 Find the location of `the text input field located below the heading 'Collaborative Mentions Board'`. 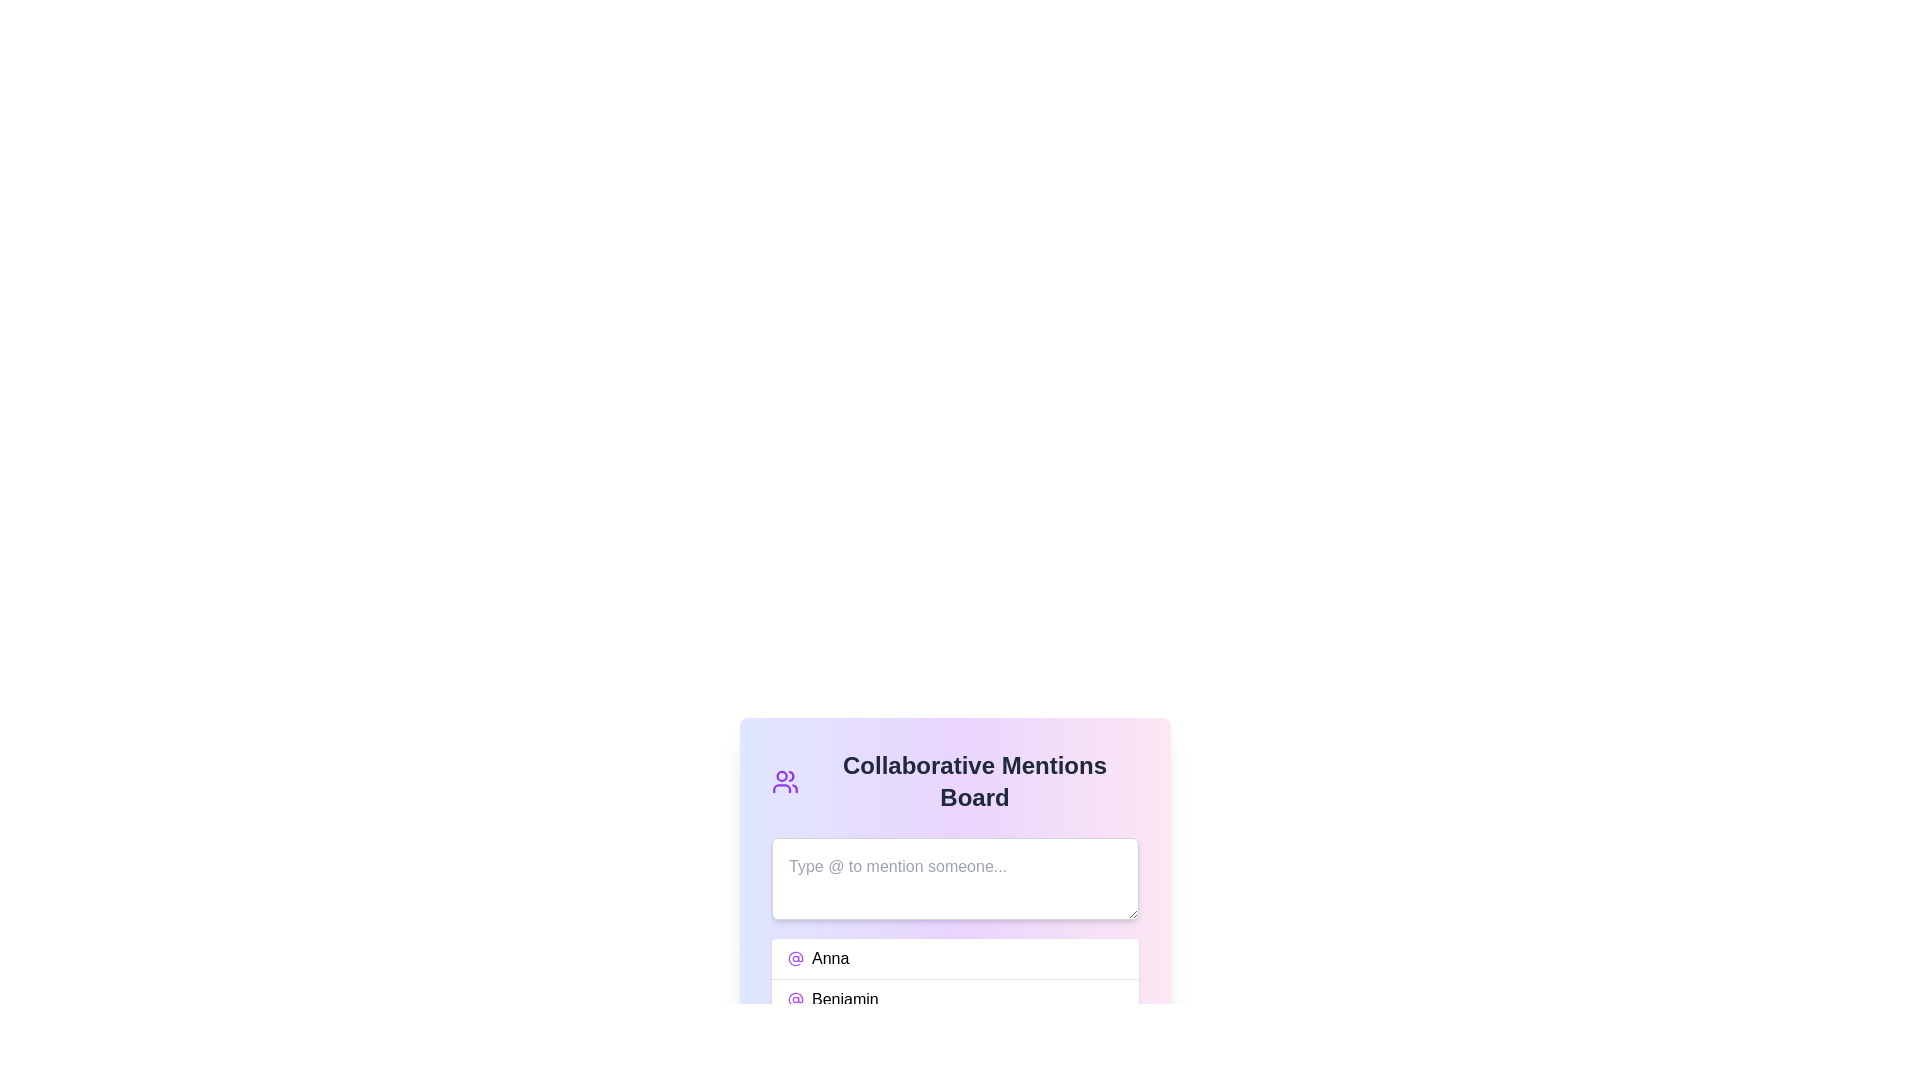

the text input field located below the heading 'Collaborative Mentions Board' is located at coordinates (954, 878).